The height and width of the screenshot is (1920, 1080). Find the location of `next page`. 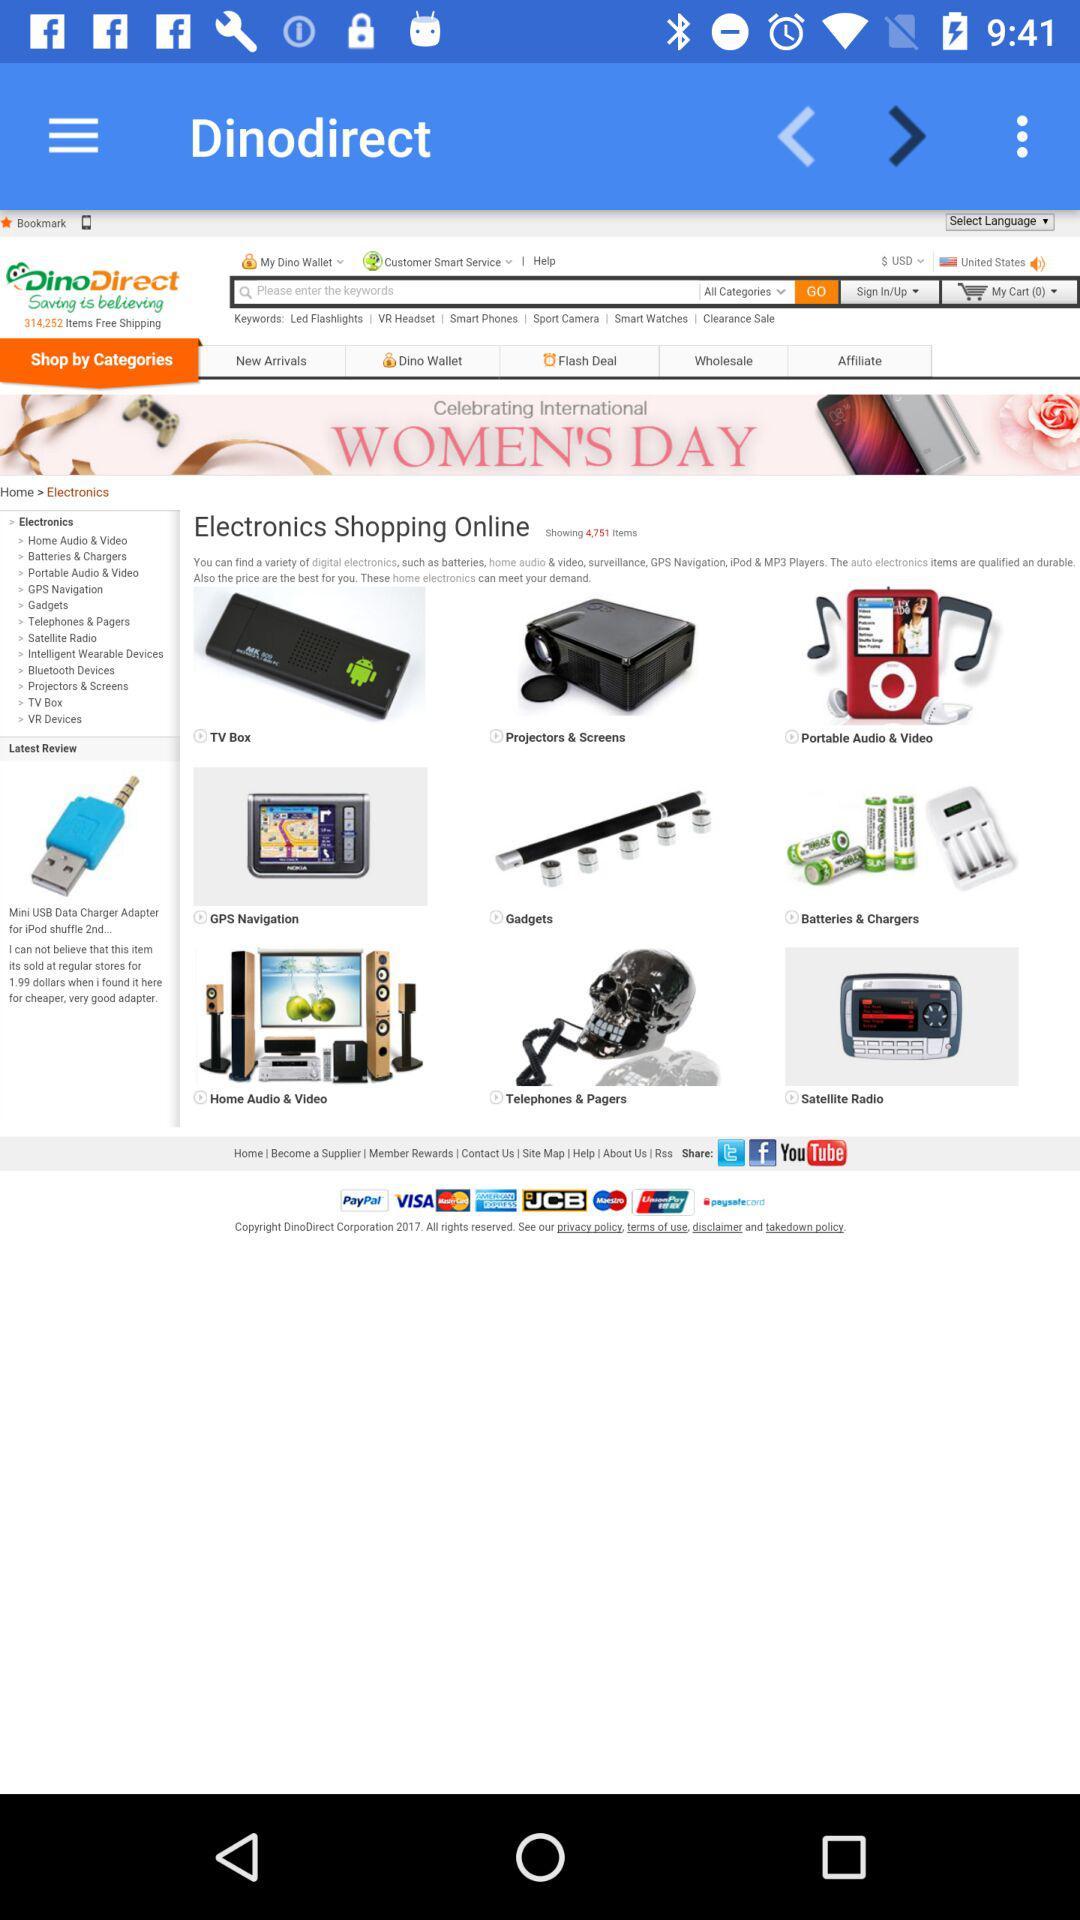

next page is located at coordinates (919, 135).